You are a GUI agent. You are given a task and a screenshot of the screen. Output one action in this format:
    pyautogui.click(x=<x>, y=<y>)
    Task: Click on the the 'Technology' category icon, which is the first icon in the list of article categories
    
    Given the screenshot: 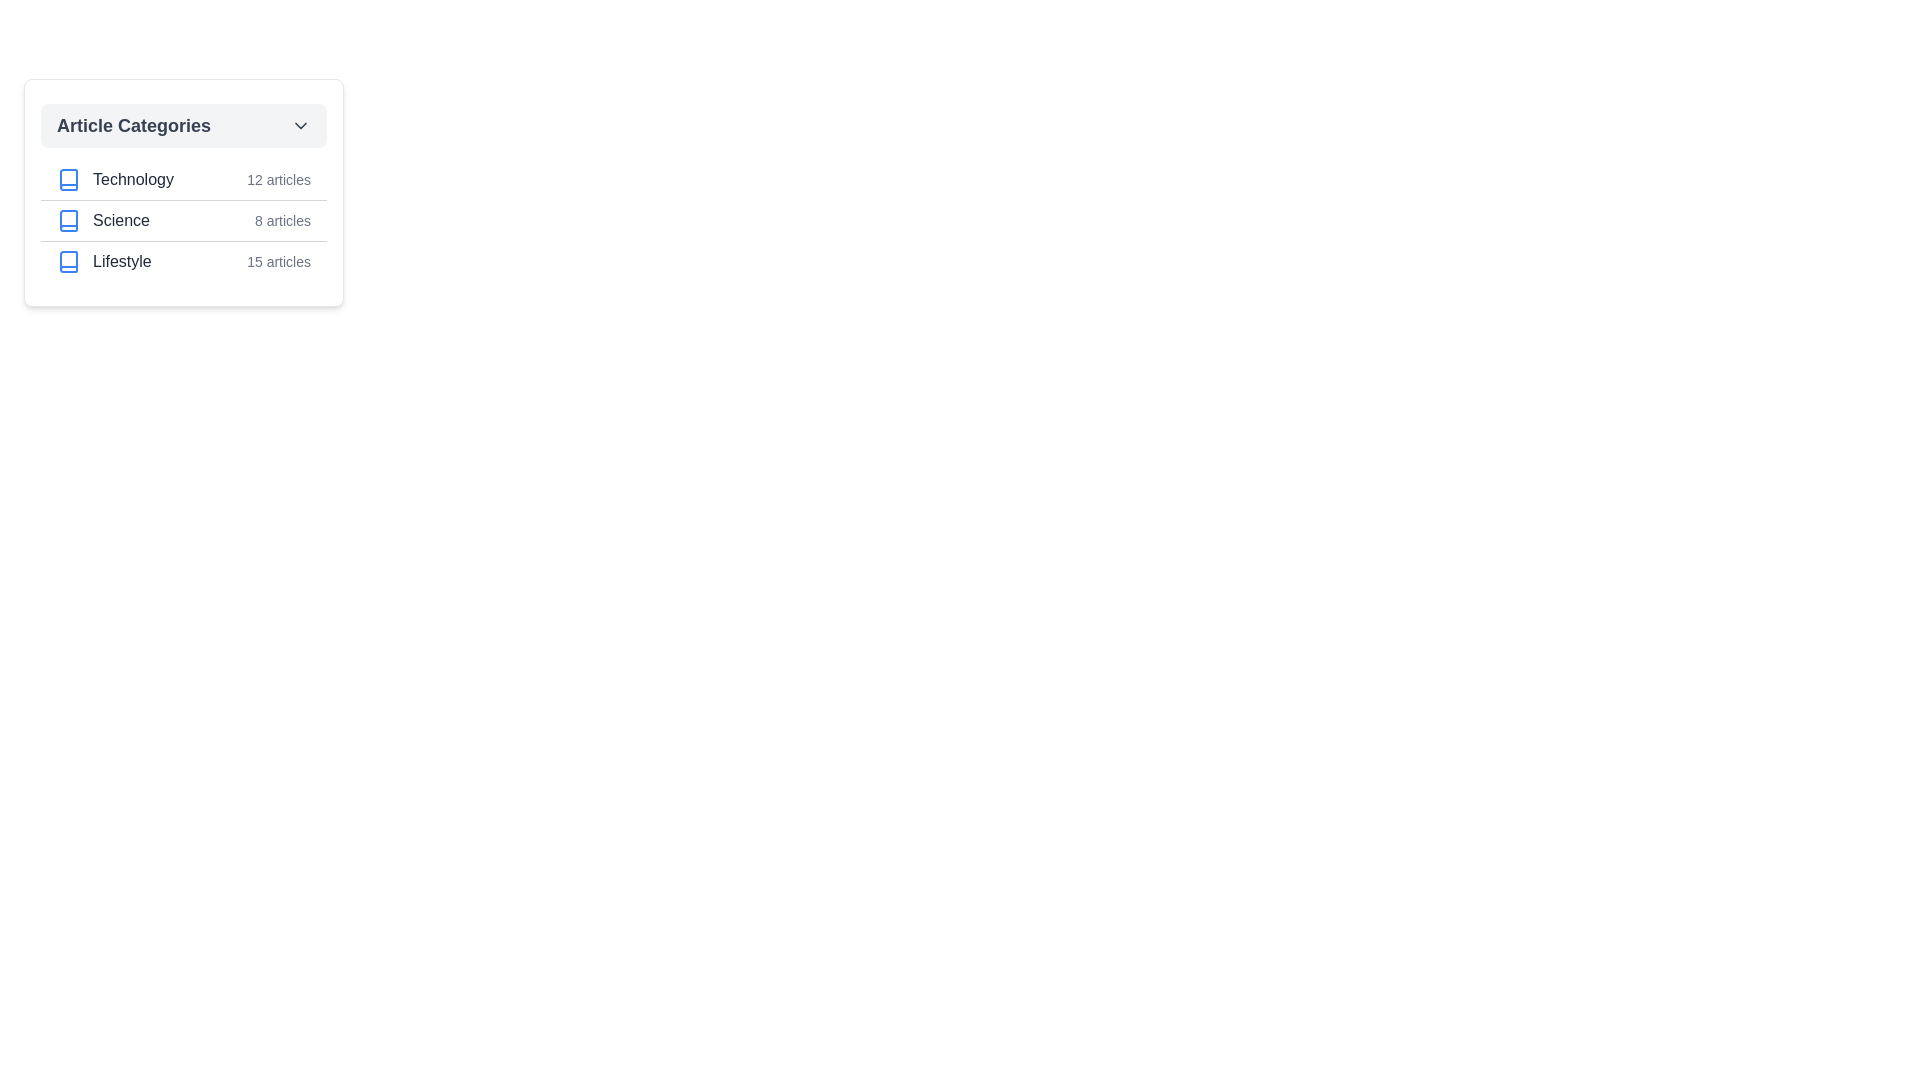 What is the action you would take?
    pyautogui.click(x=68, y=180)
    